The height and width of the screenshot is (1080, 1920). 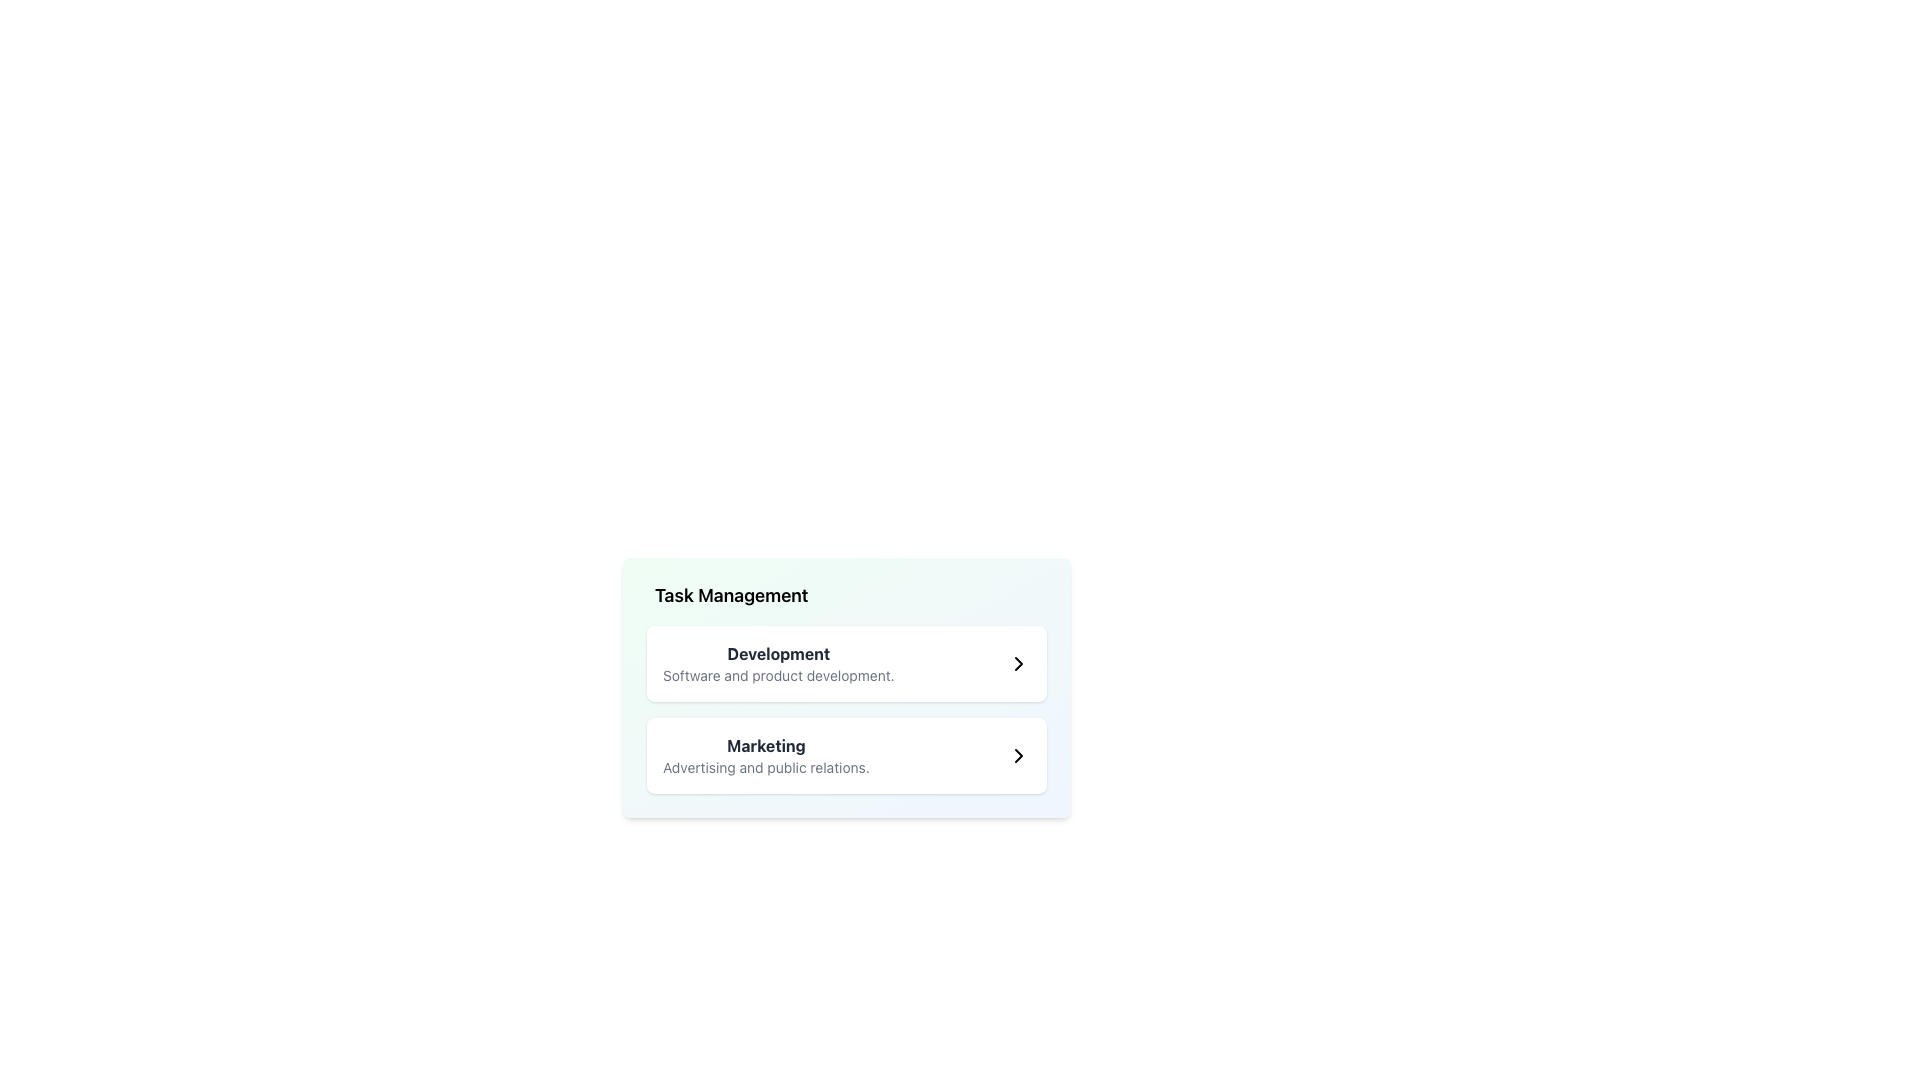 What do you see at coordinates (730, 595) in the screenshot?
I see `the 'Task Management' text label, which is displayed in bold black font and serves as the heading for the section, positioned at the top left corner of the card-like component` at bounding box center [730, 595].